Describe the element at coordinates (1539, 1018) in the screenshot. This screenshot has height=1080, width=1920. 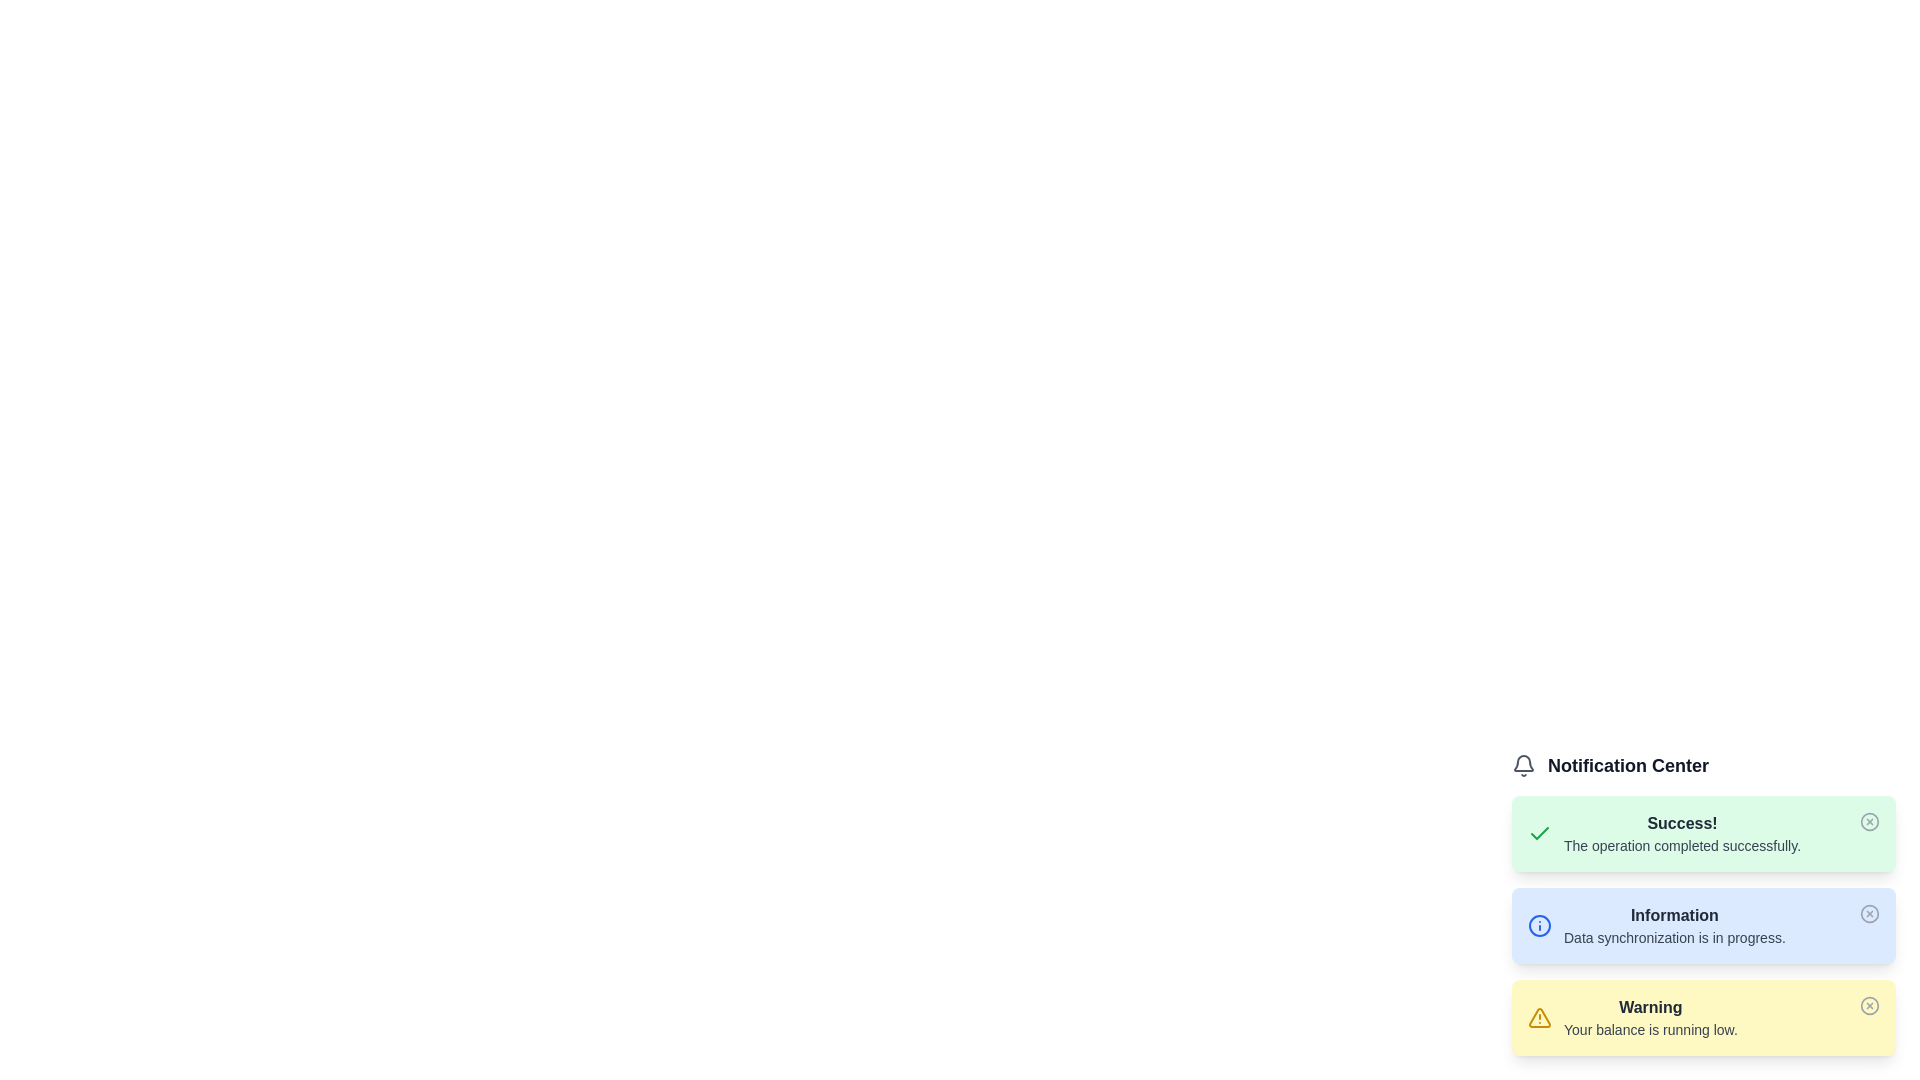
I see `the visual alert icon located to the left of the 'Warning' notification in the notification center` at that location.